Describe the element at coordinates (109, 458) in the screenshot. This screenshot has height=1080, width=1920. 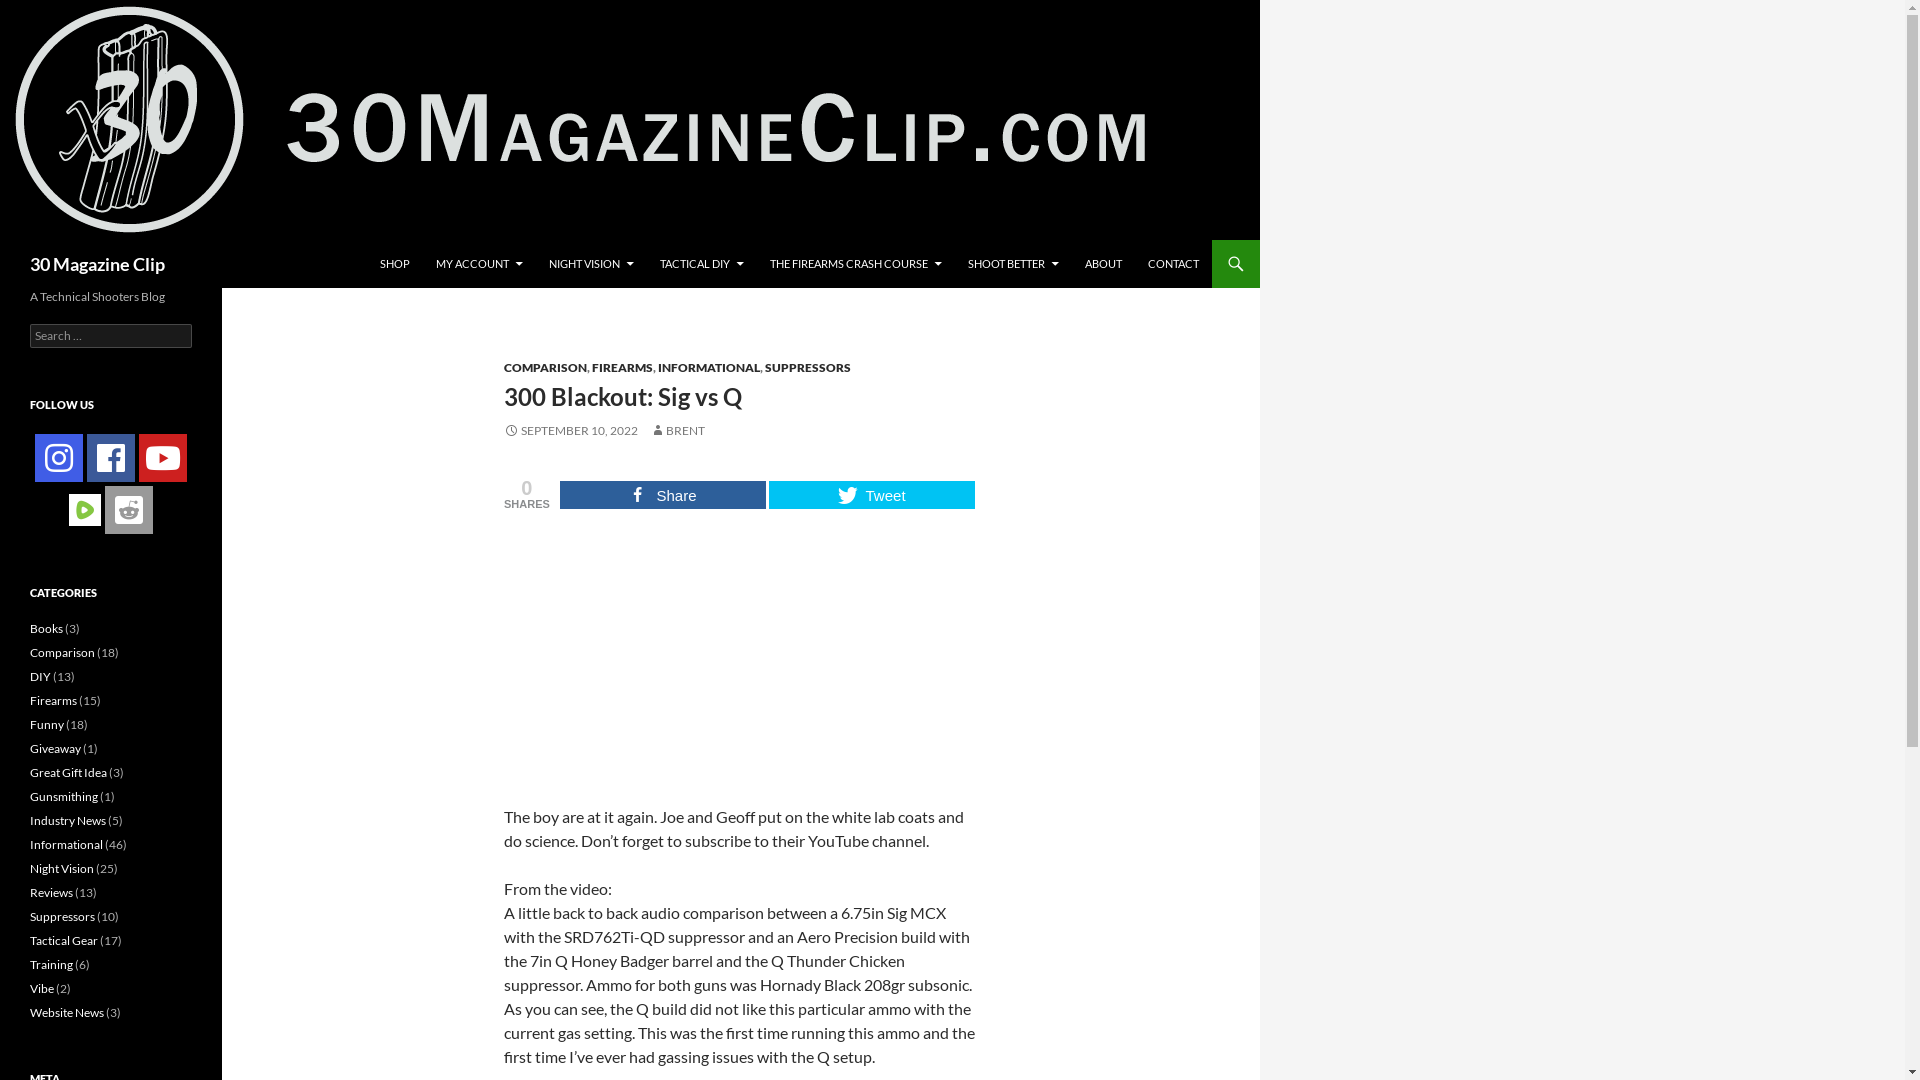
I see `'Facebook'` at that location.